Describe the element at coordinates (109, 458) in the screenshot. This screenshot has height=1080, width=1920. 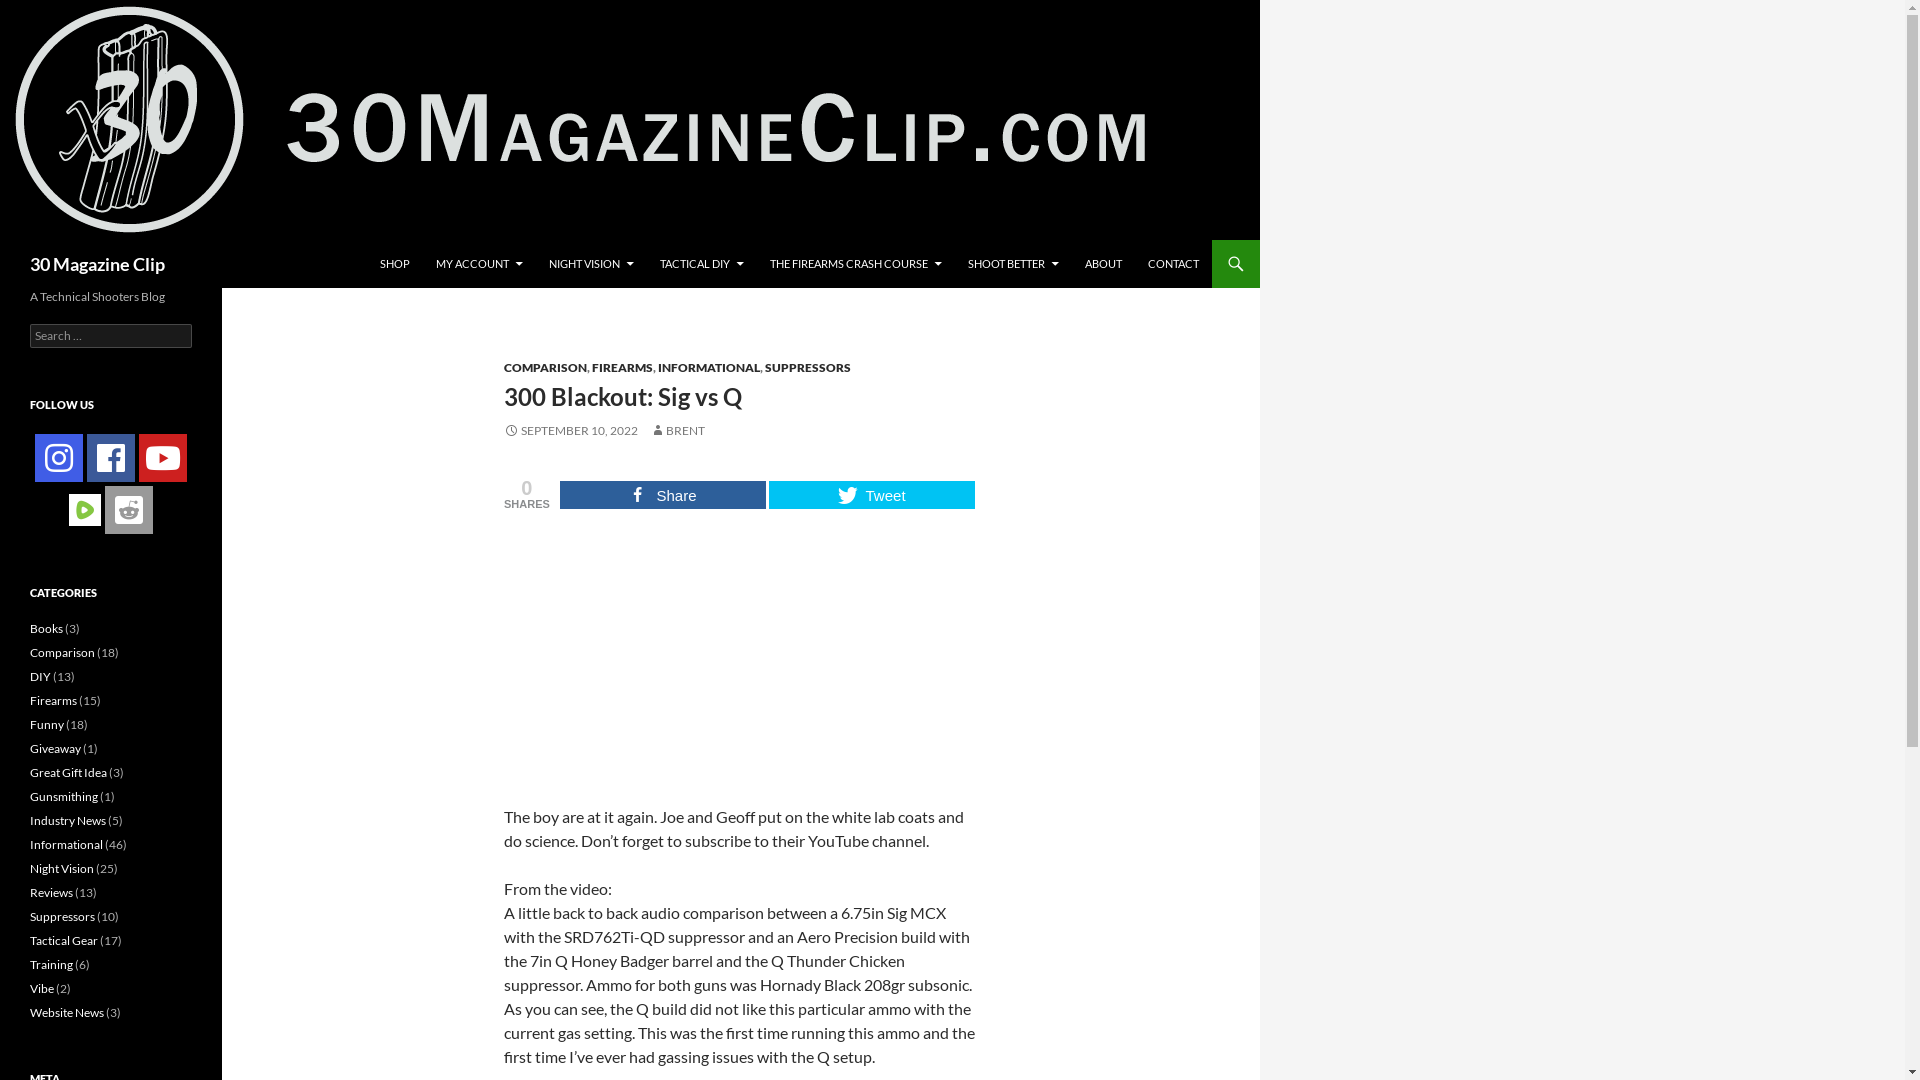
I see `'Facebook'` at that location.